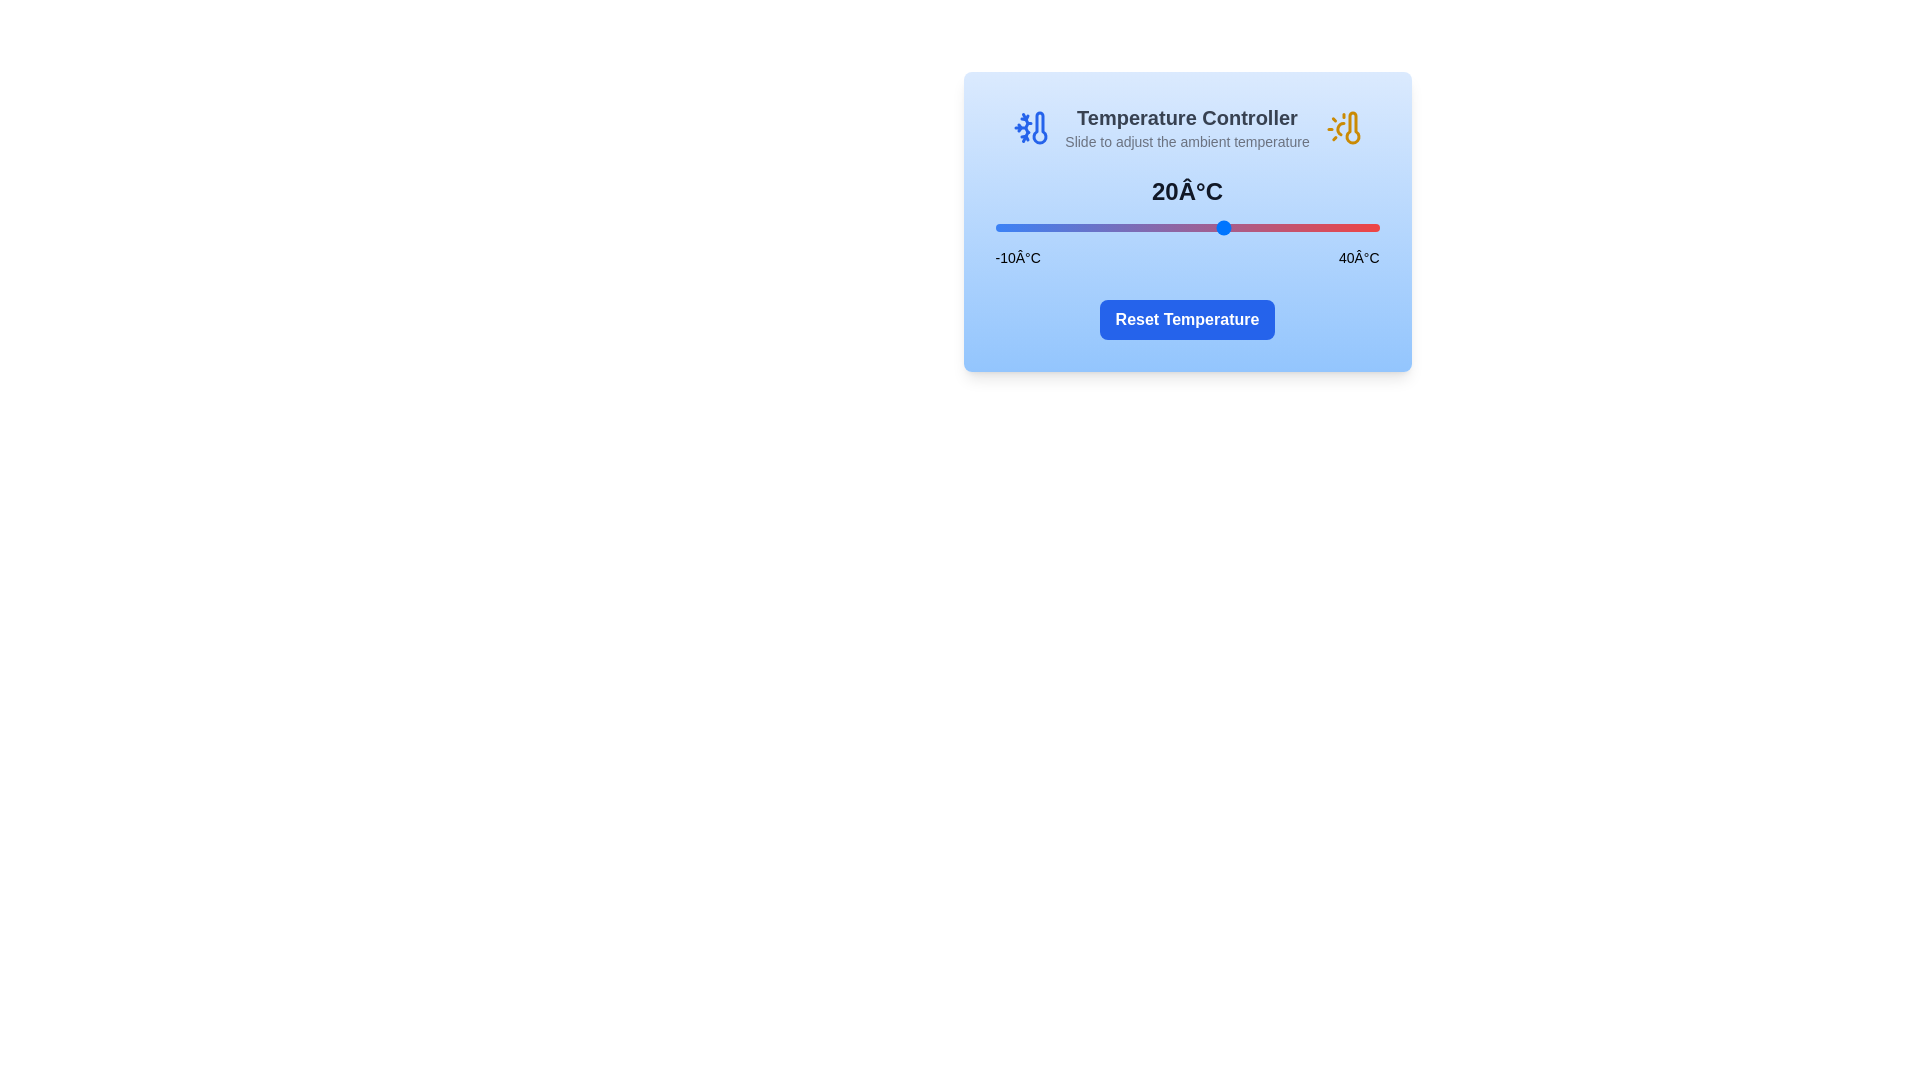  What do you see at coordinates (1187, 222) in the screenshot?
I see `the range indicators of the vertical temperature slider, which displays the limits '-10Â°C' and '40Â°C' above and below the slider` at bounding box center [1187, 222].